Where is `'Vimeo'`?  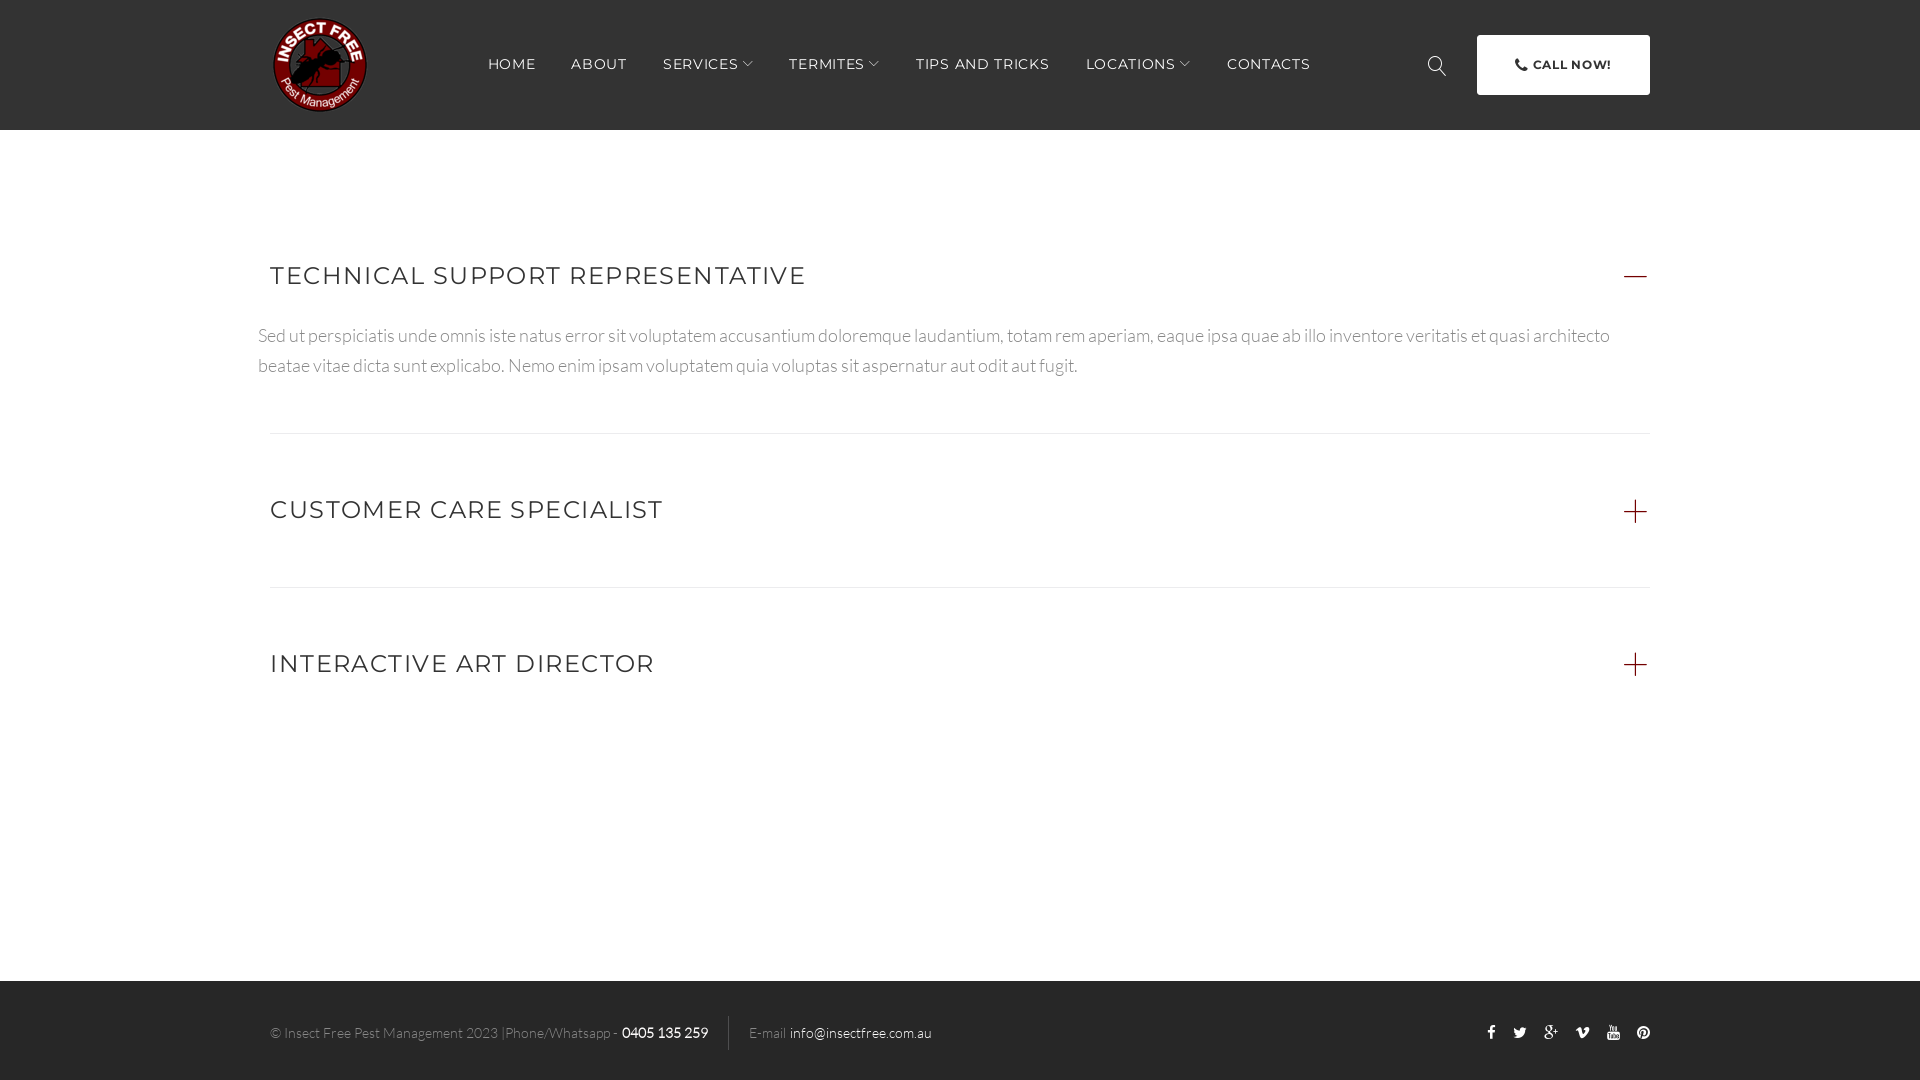 'Vimeo' is located at coordinates (1581, 1033).